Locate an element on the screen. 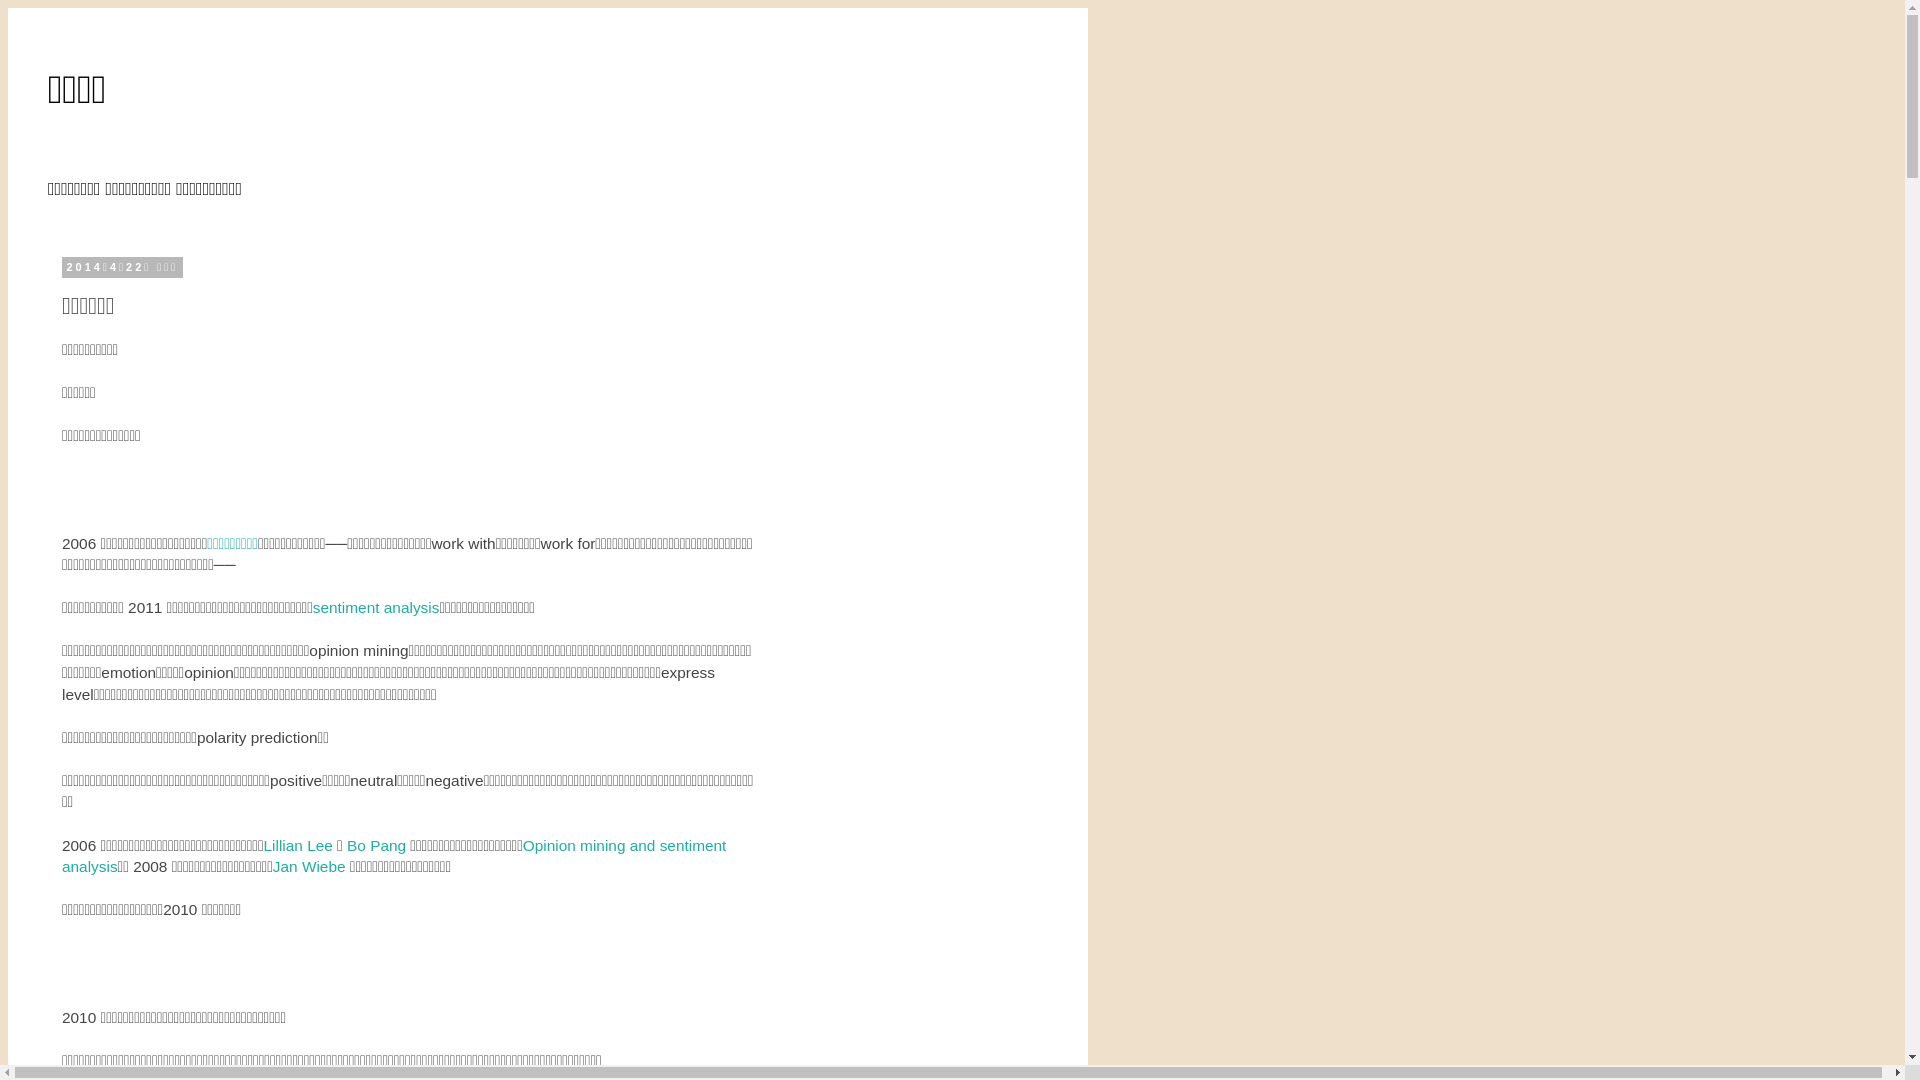 The width and height of the screenshot is (1920, 1080). 'Lillian Lee' is located at coordinates (297, 845).